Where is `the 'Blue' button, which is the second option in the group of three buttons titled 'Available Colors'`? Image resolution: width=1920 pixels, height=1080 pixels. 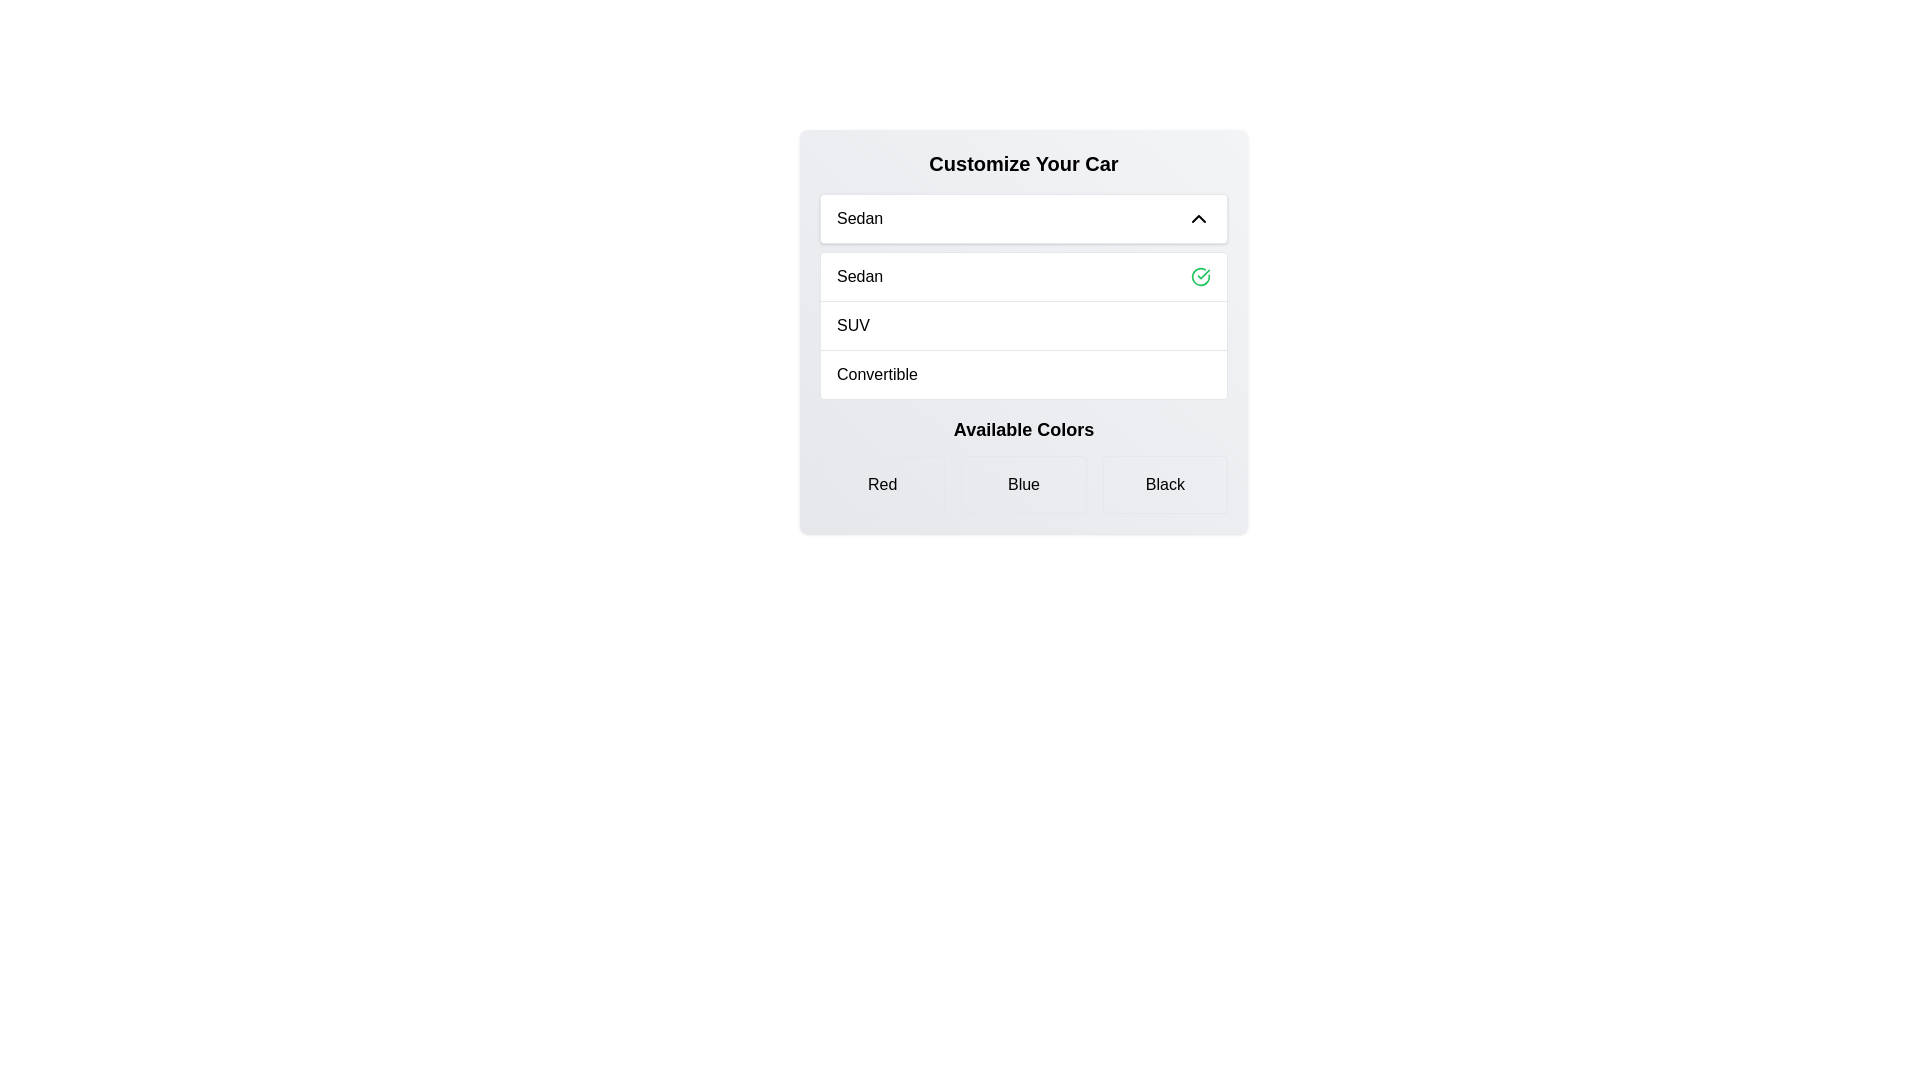
the 'Blue' button, which is the second option in the group of three buttons titled 'Available Colors' is located at coordinates (1023, 485).